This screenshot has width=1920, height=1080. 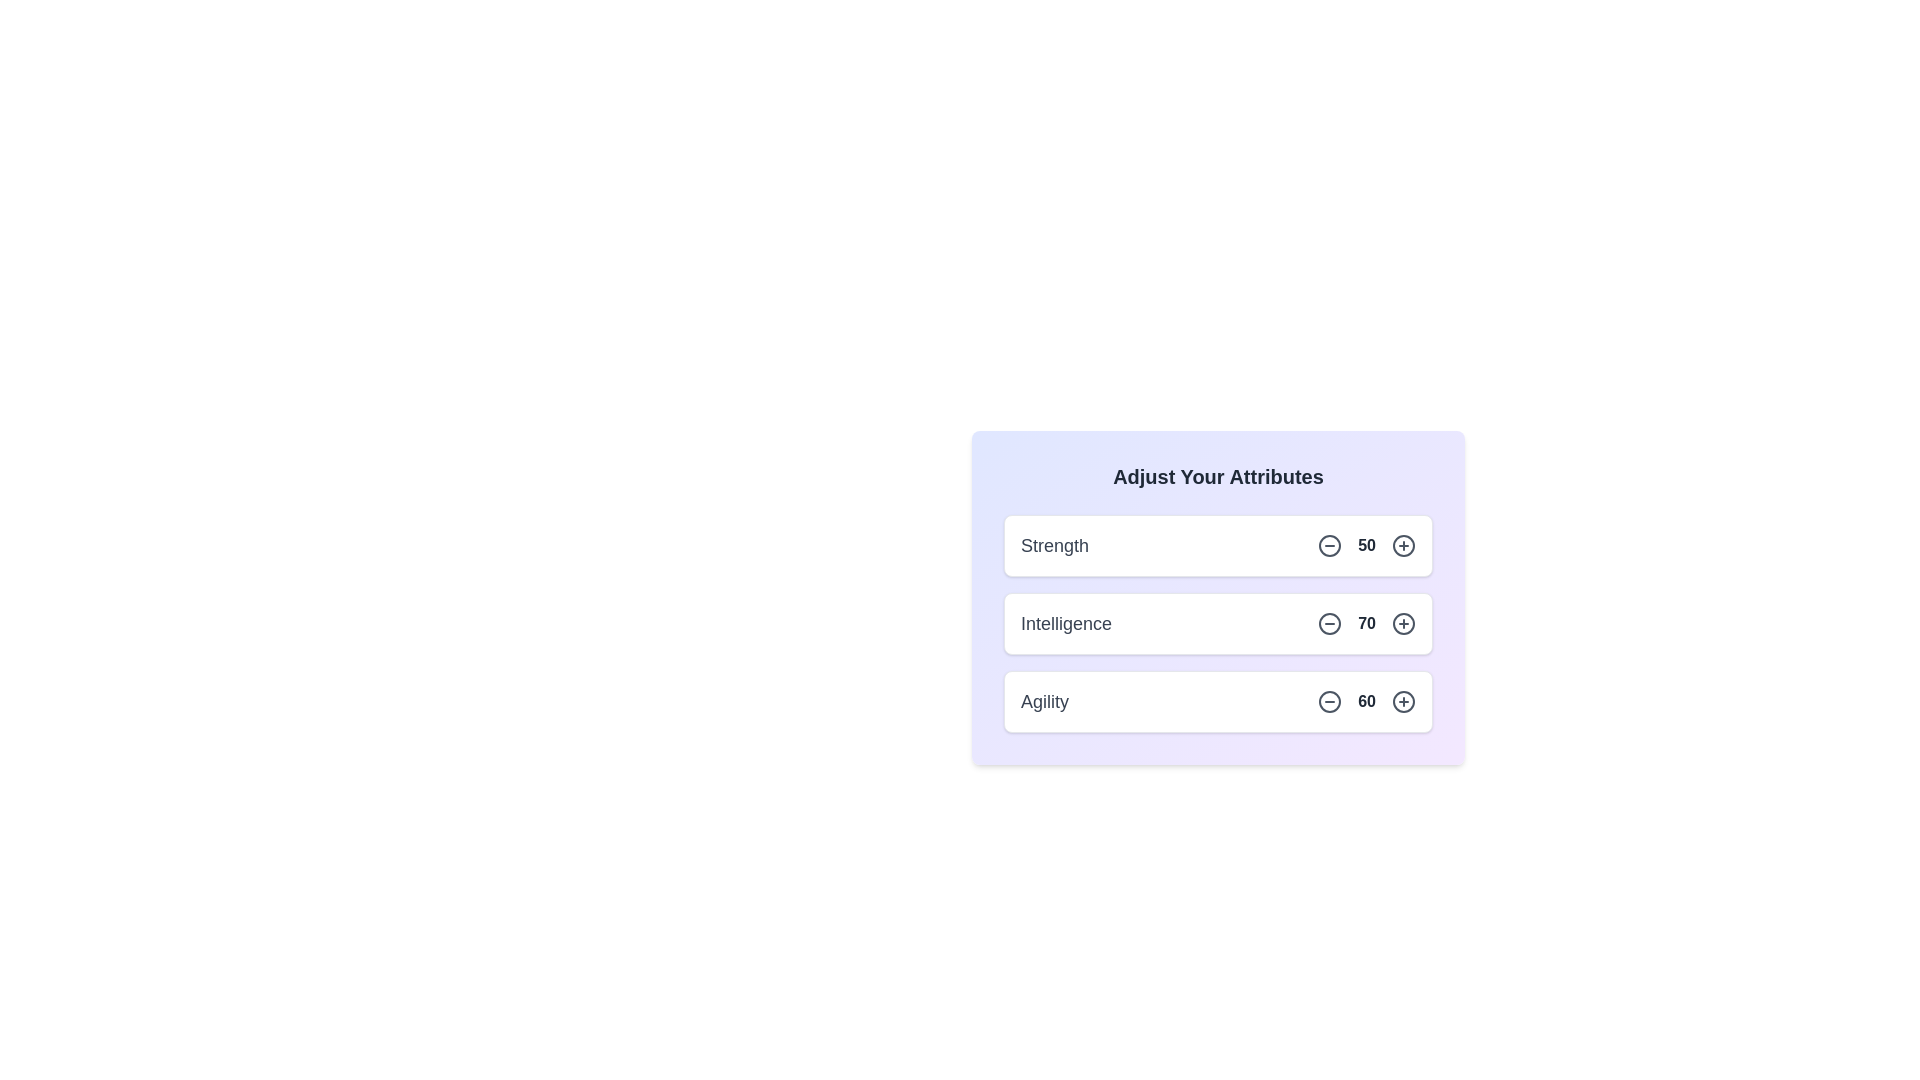 I want to click on the minus icon for the attribute Strength to decrease its value, so click(x=1330, y=546).